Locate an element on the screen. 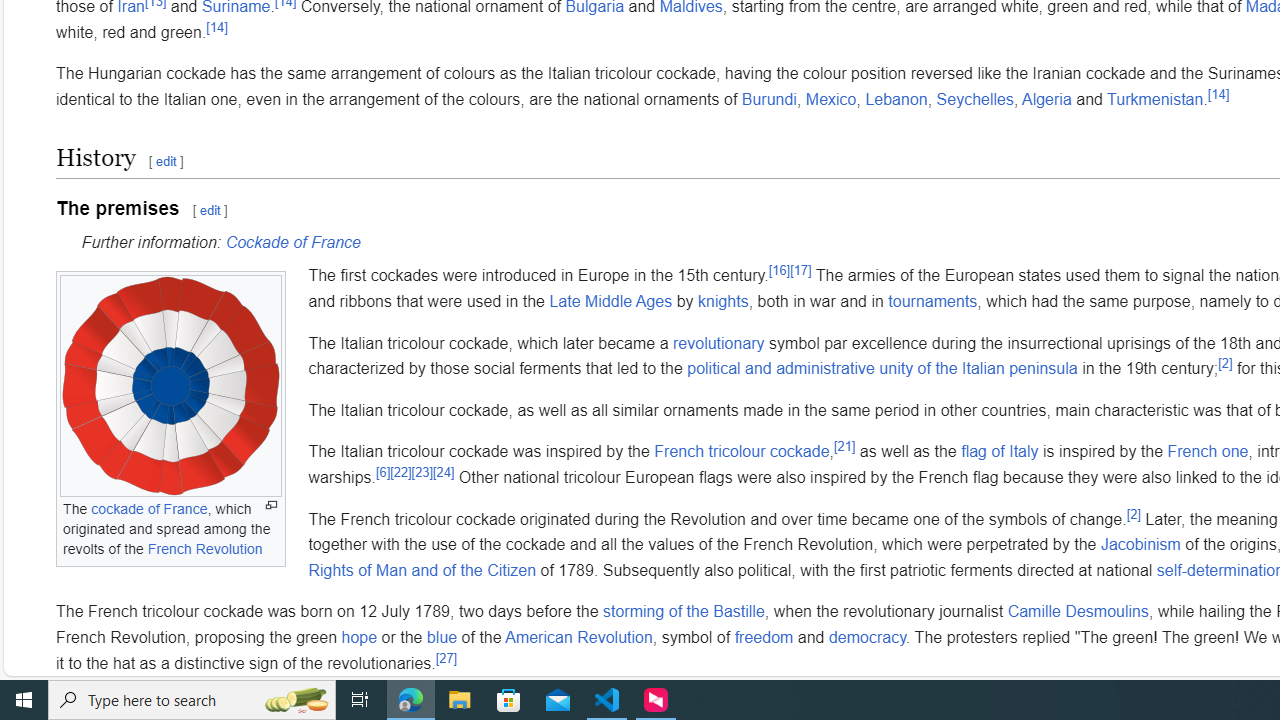 Image resolution: width=1280 pixels, height=720 pixels. '[27]' is located at coordinates (445, 658).